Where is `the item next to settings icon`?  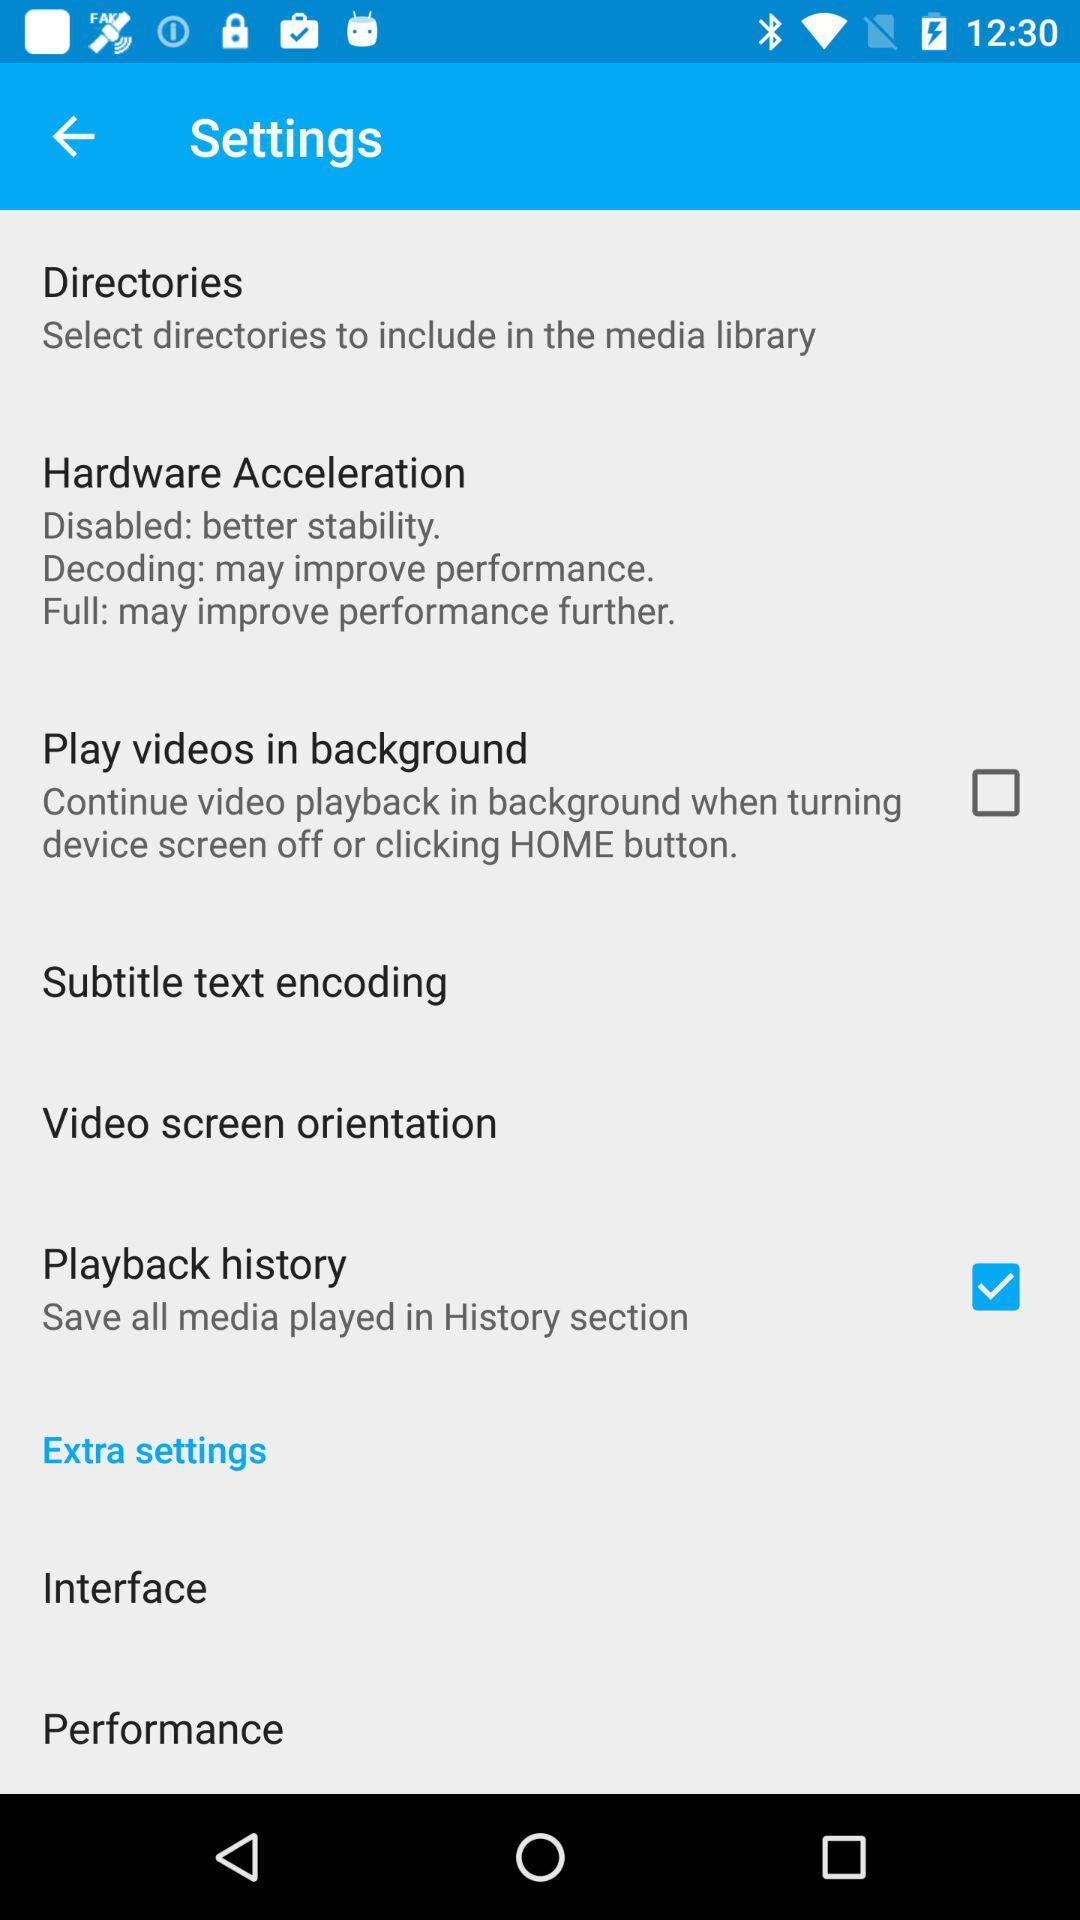 the item next to settings icon is located at coordinates (72, 135).